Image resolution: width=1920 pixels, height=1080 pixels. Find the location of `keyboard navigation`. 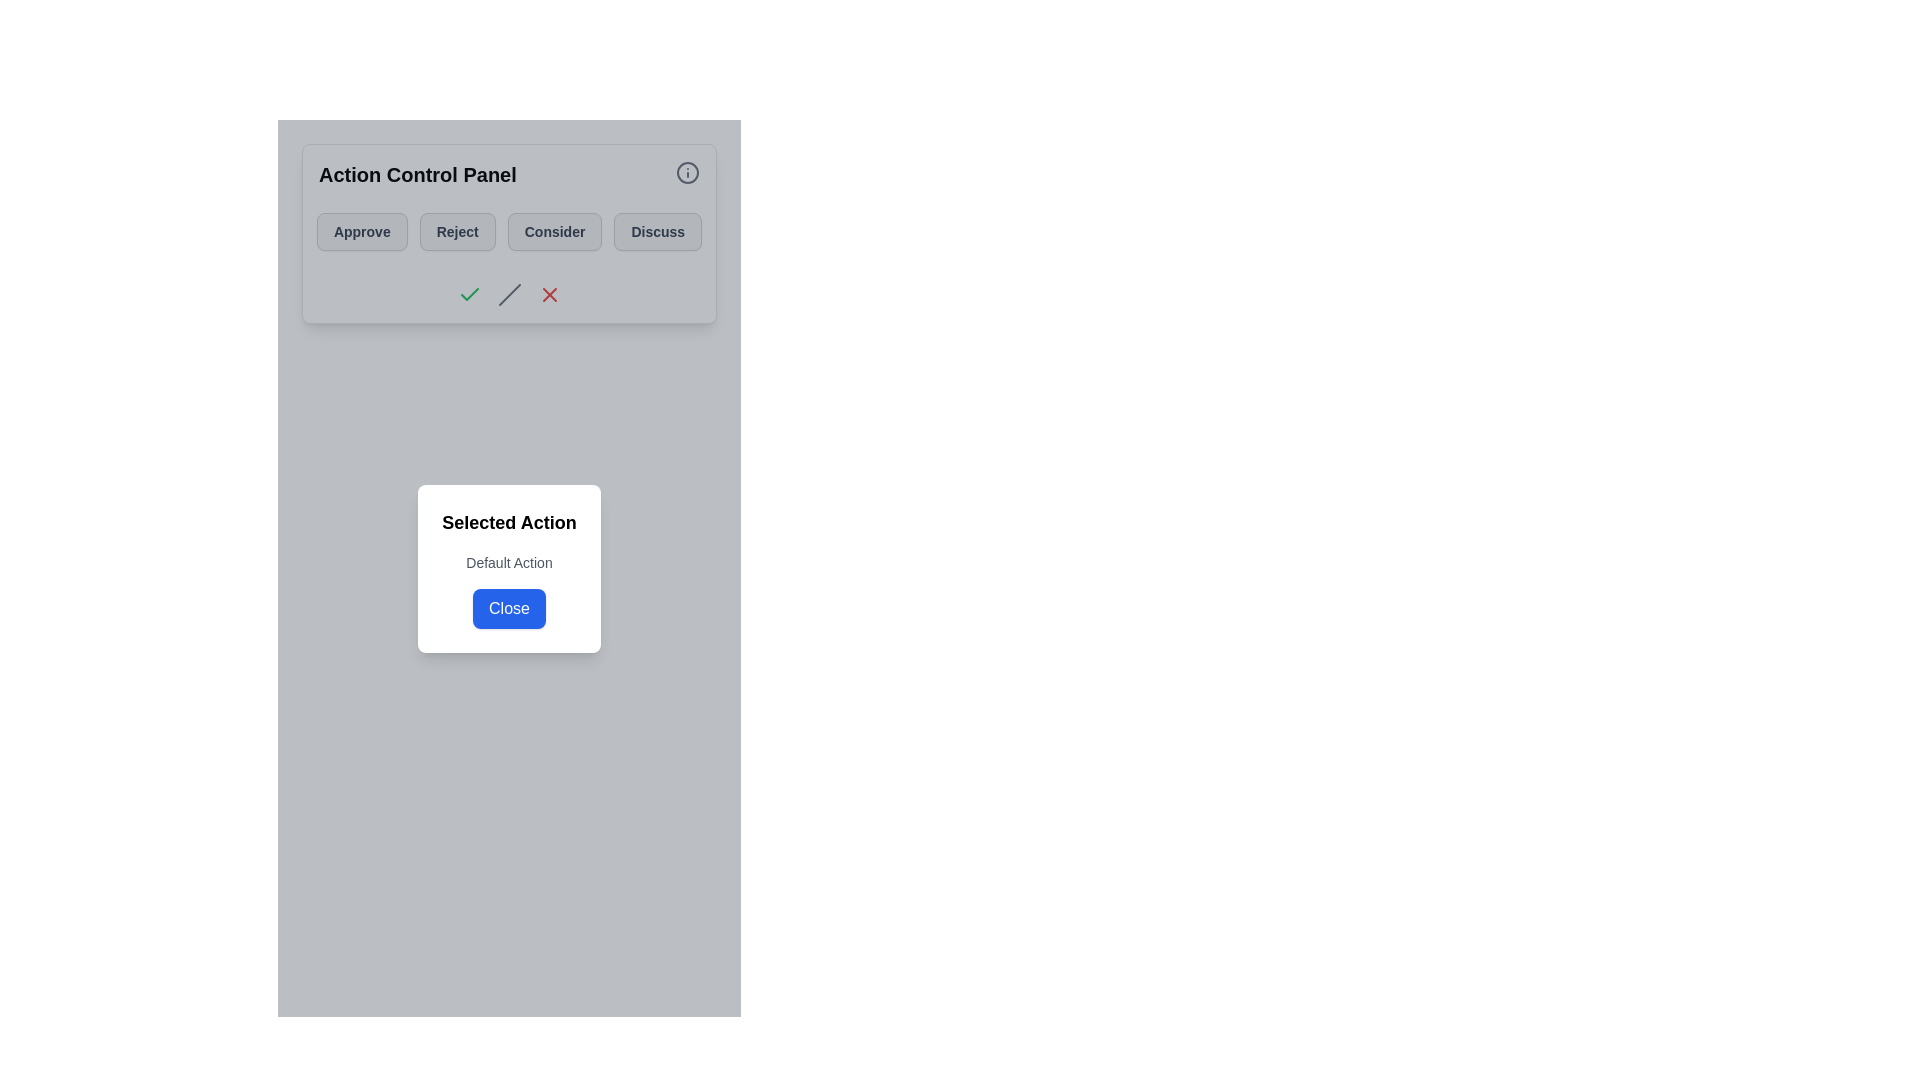

keyboard navigation is located at coordinates (509, 230).